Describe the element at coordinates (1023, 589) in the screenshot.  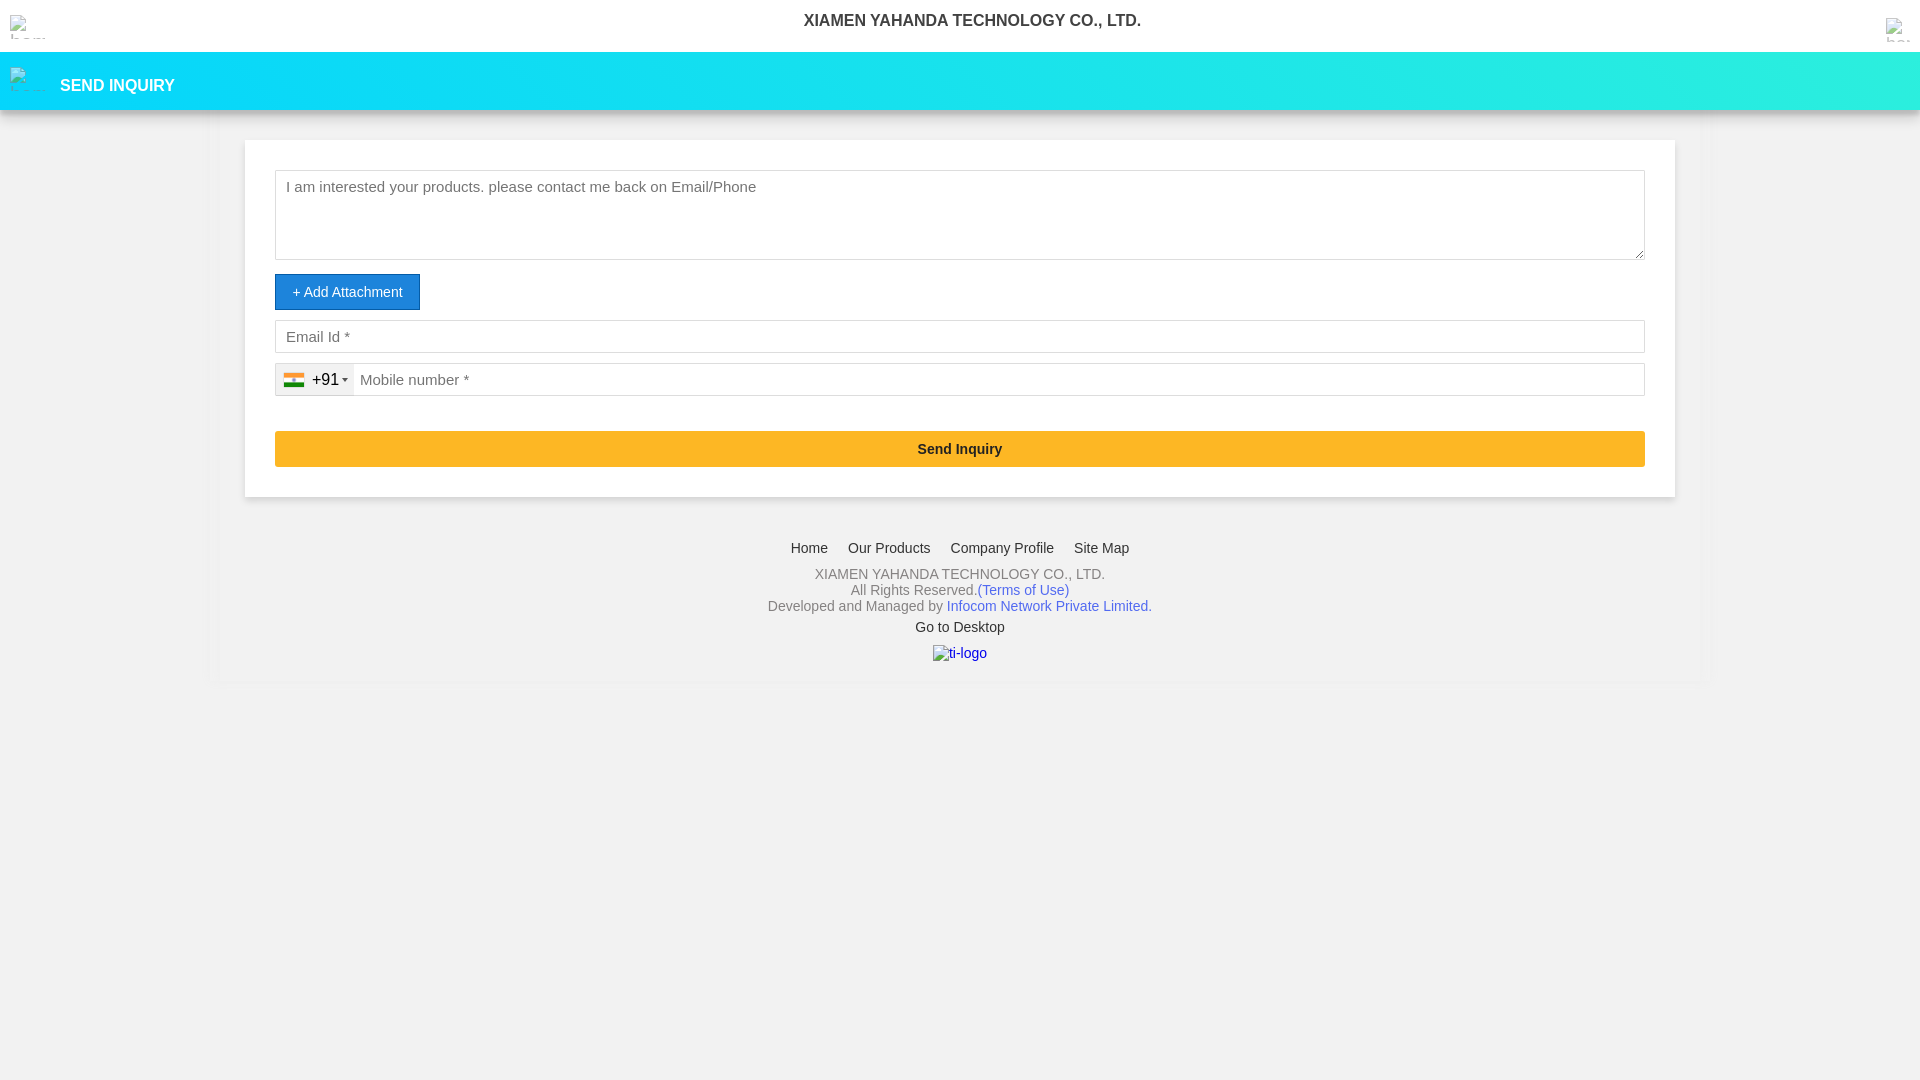
I see `'(Terms of Use)'` at that location.